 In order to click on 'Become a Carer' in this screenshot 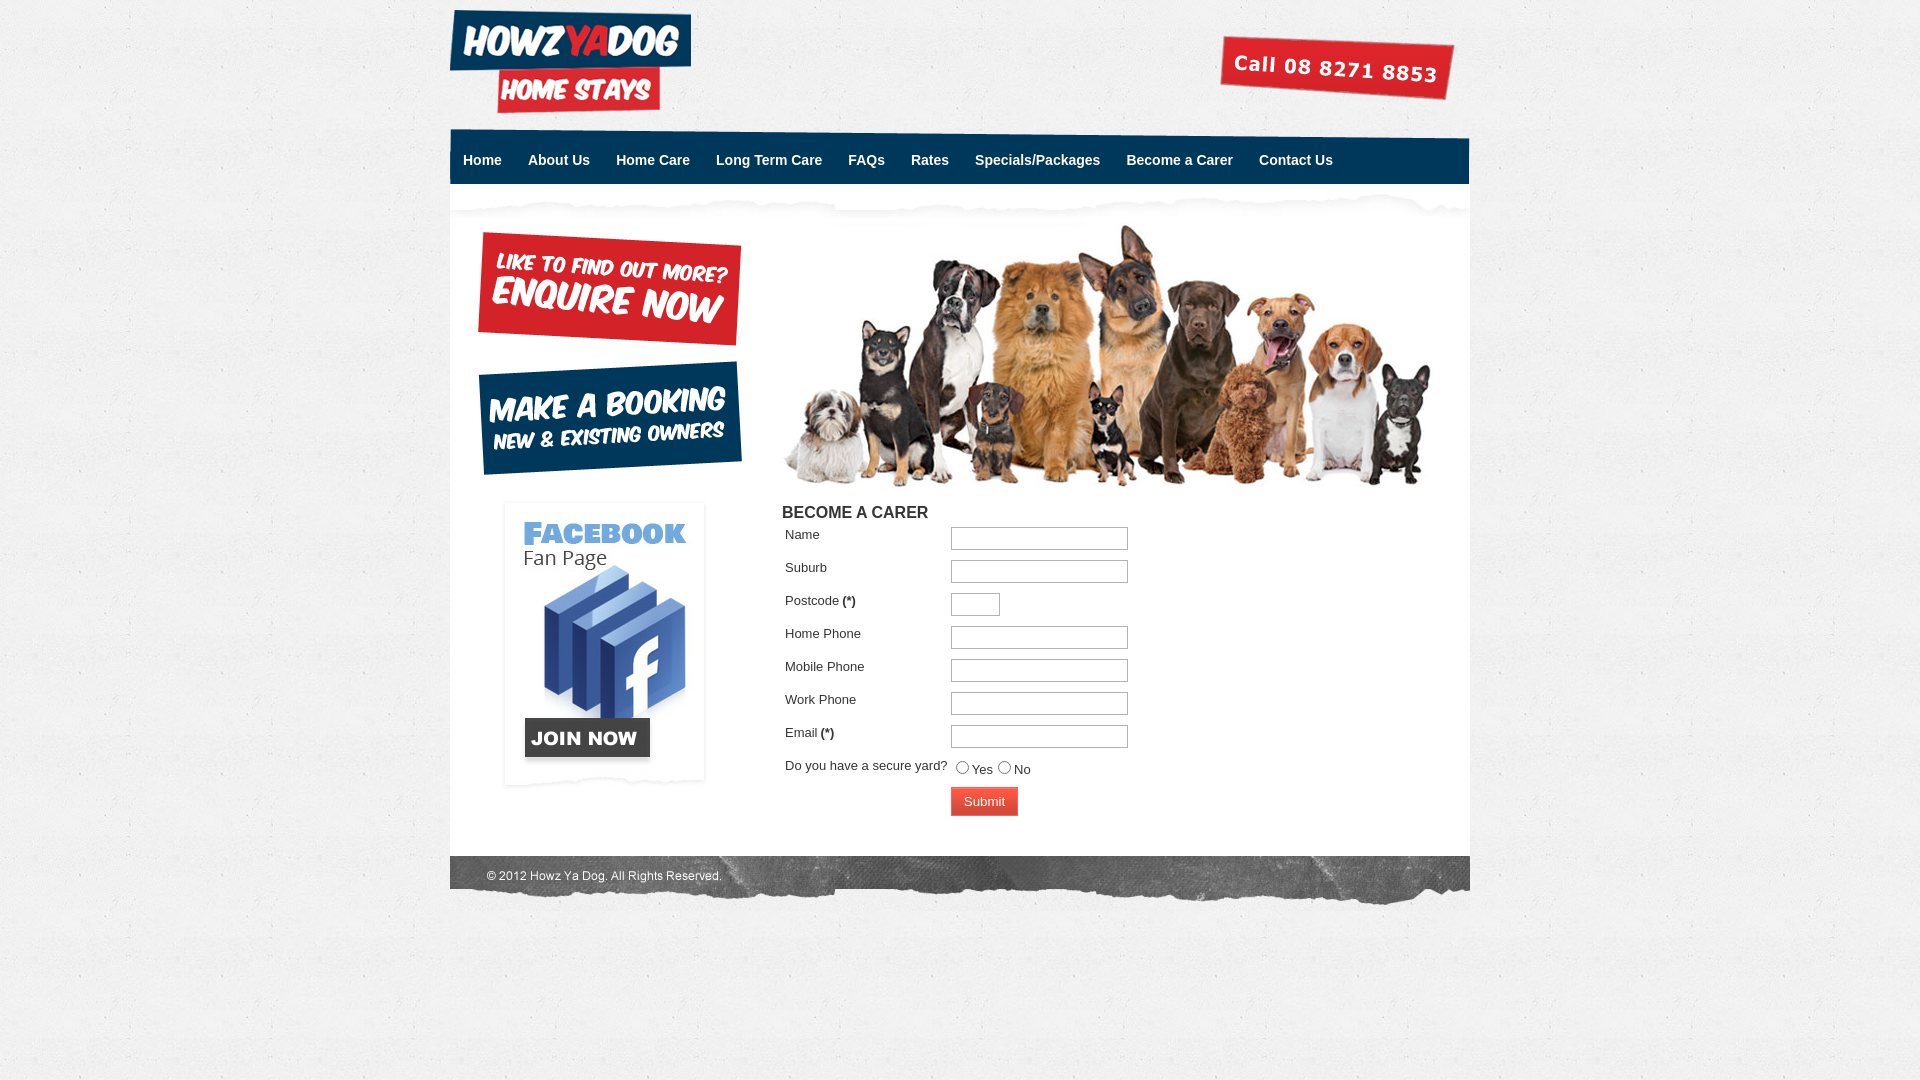, I will do `click(1179, 154)`.